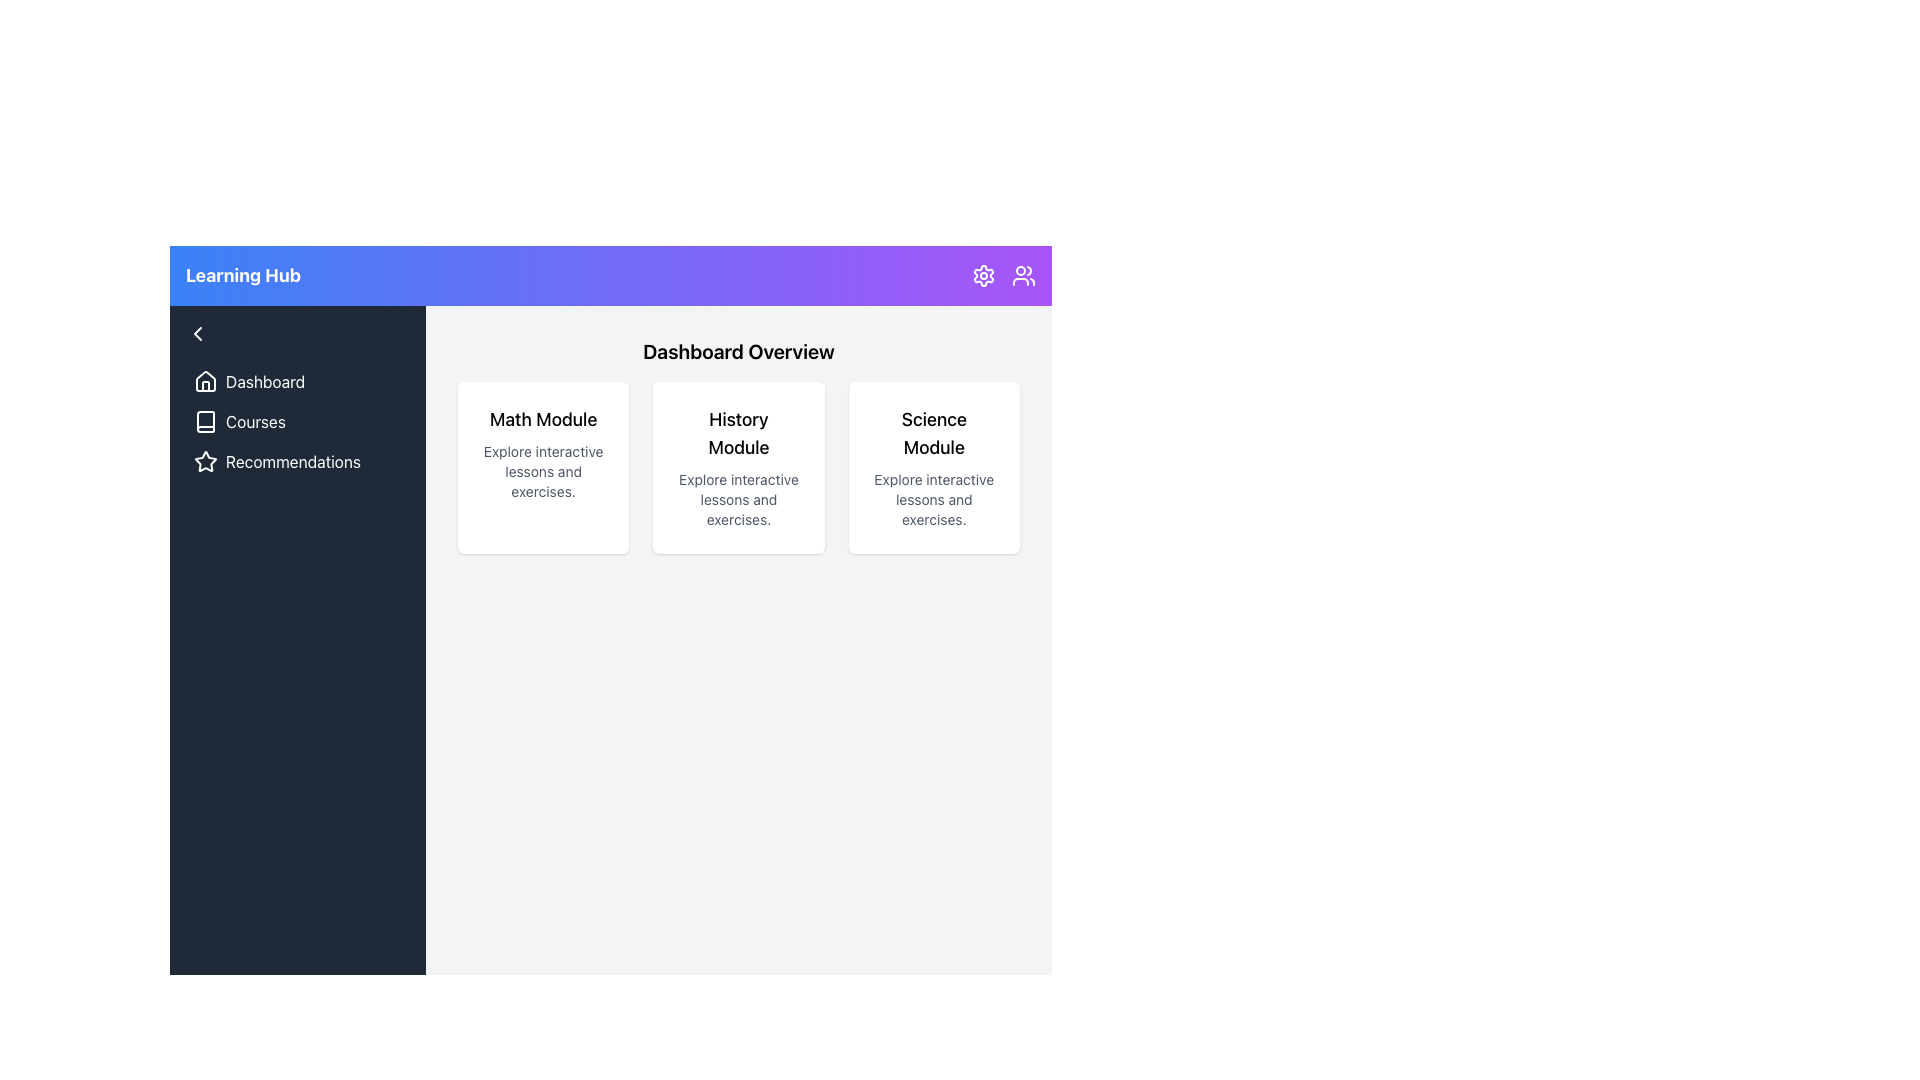 The width and height of the screenshot is (1920, 1080). I want to click on the third interactive option in the vertical menu on the left sidebar, located beneath the 'Courses' option, so click(292, 462).